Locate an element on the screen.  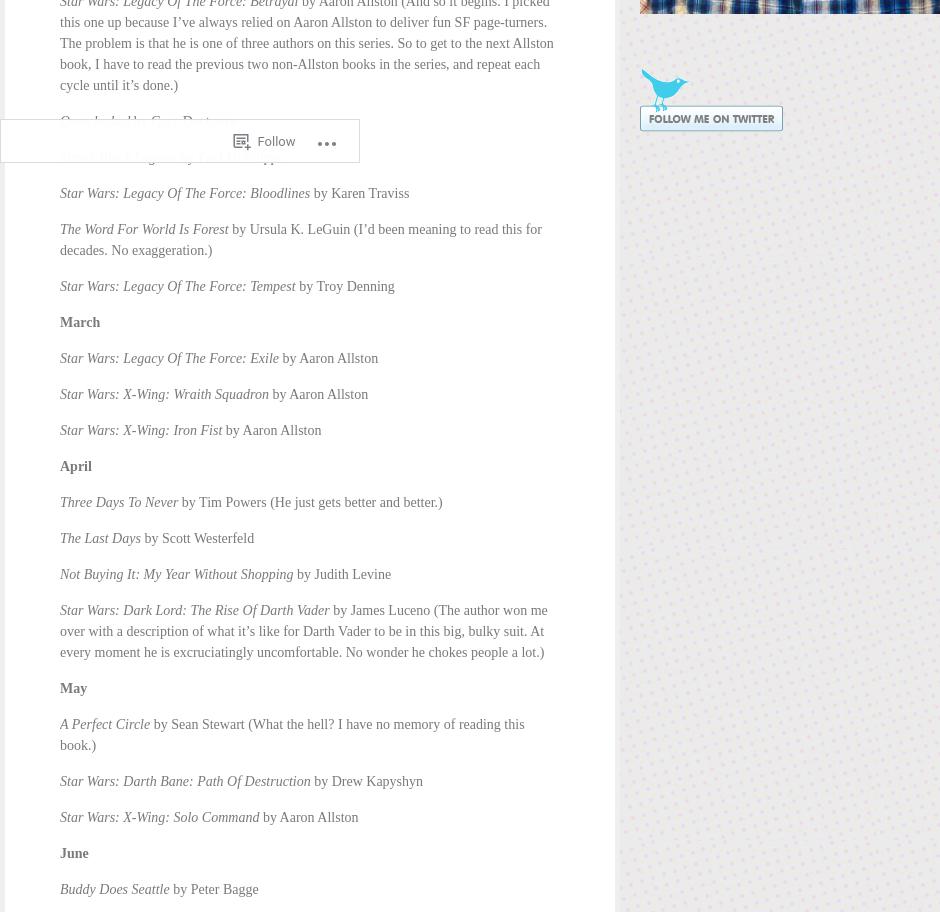
'March' is located at coordinates (79, 322).